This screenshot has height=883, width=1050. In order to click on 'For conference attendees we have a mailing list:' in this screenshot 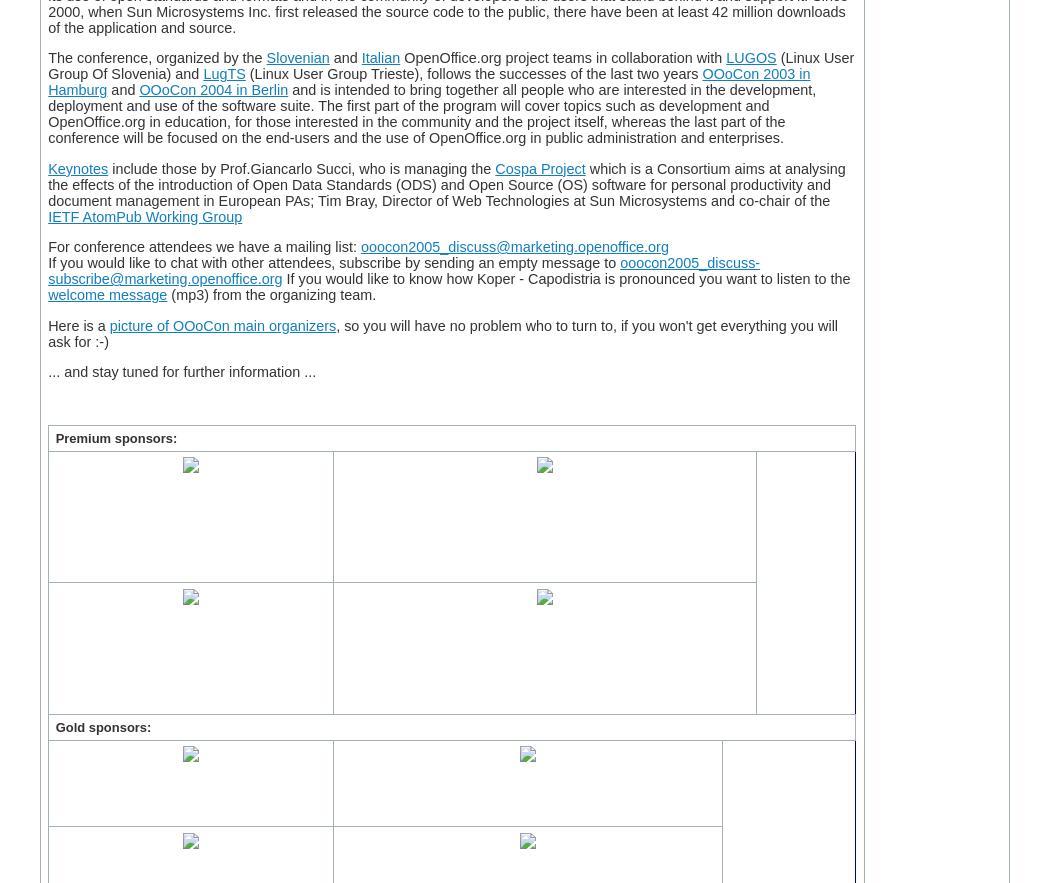, I will do `click(203, 245)`.